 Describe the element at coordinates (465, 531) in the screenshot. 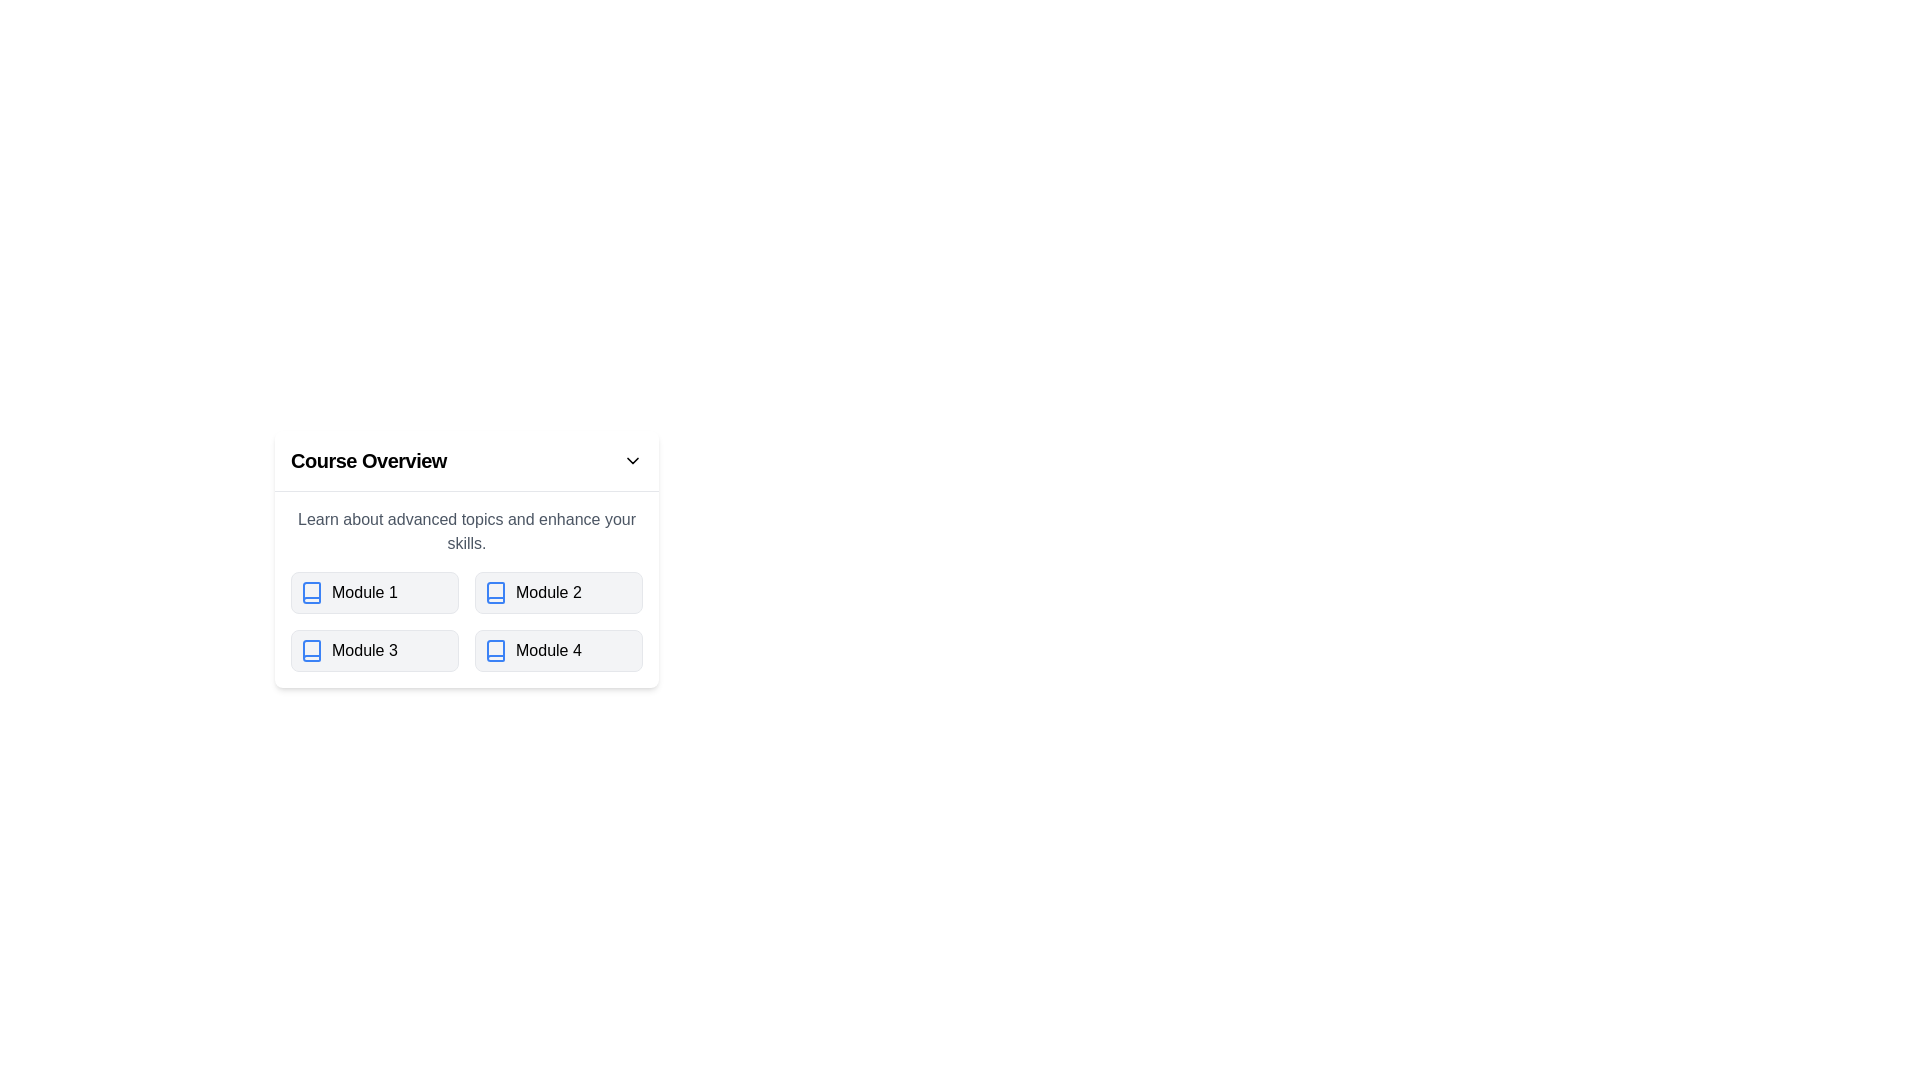

I see `the informational text displaying the message 'Learn about advanced topics and enhance your skills.' located above the modules grid in the 'Course Overview' section` at that location.